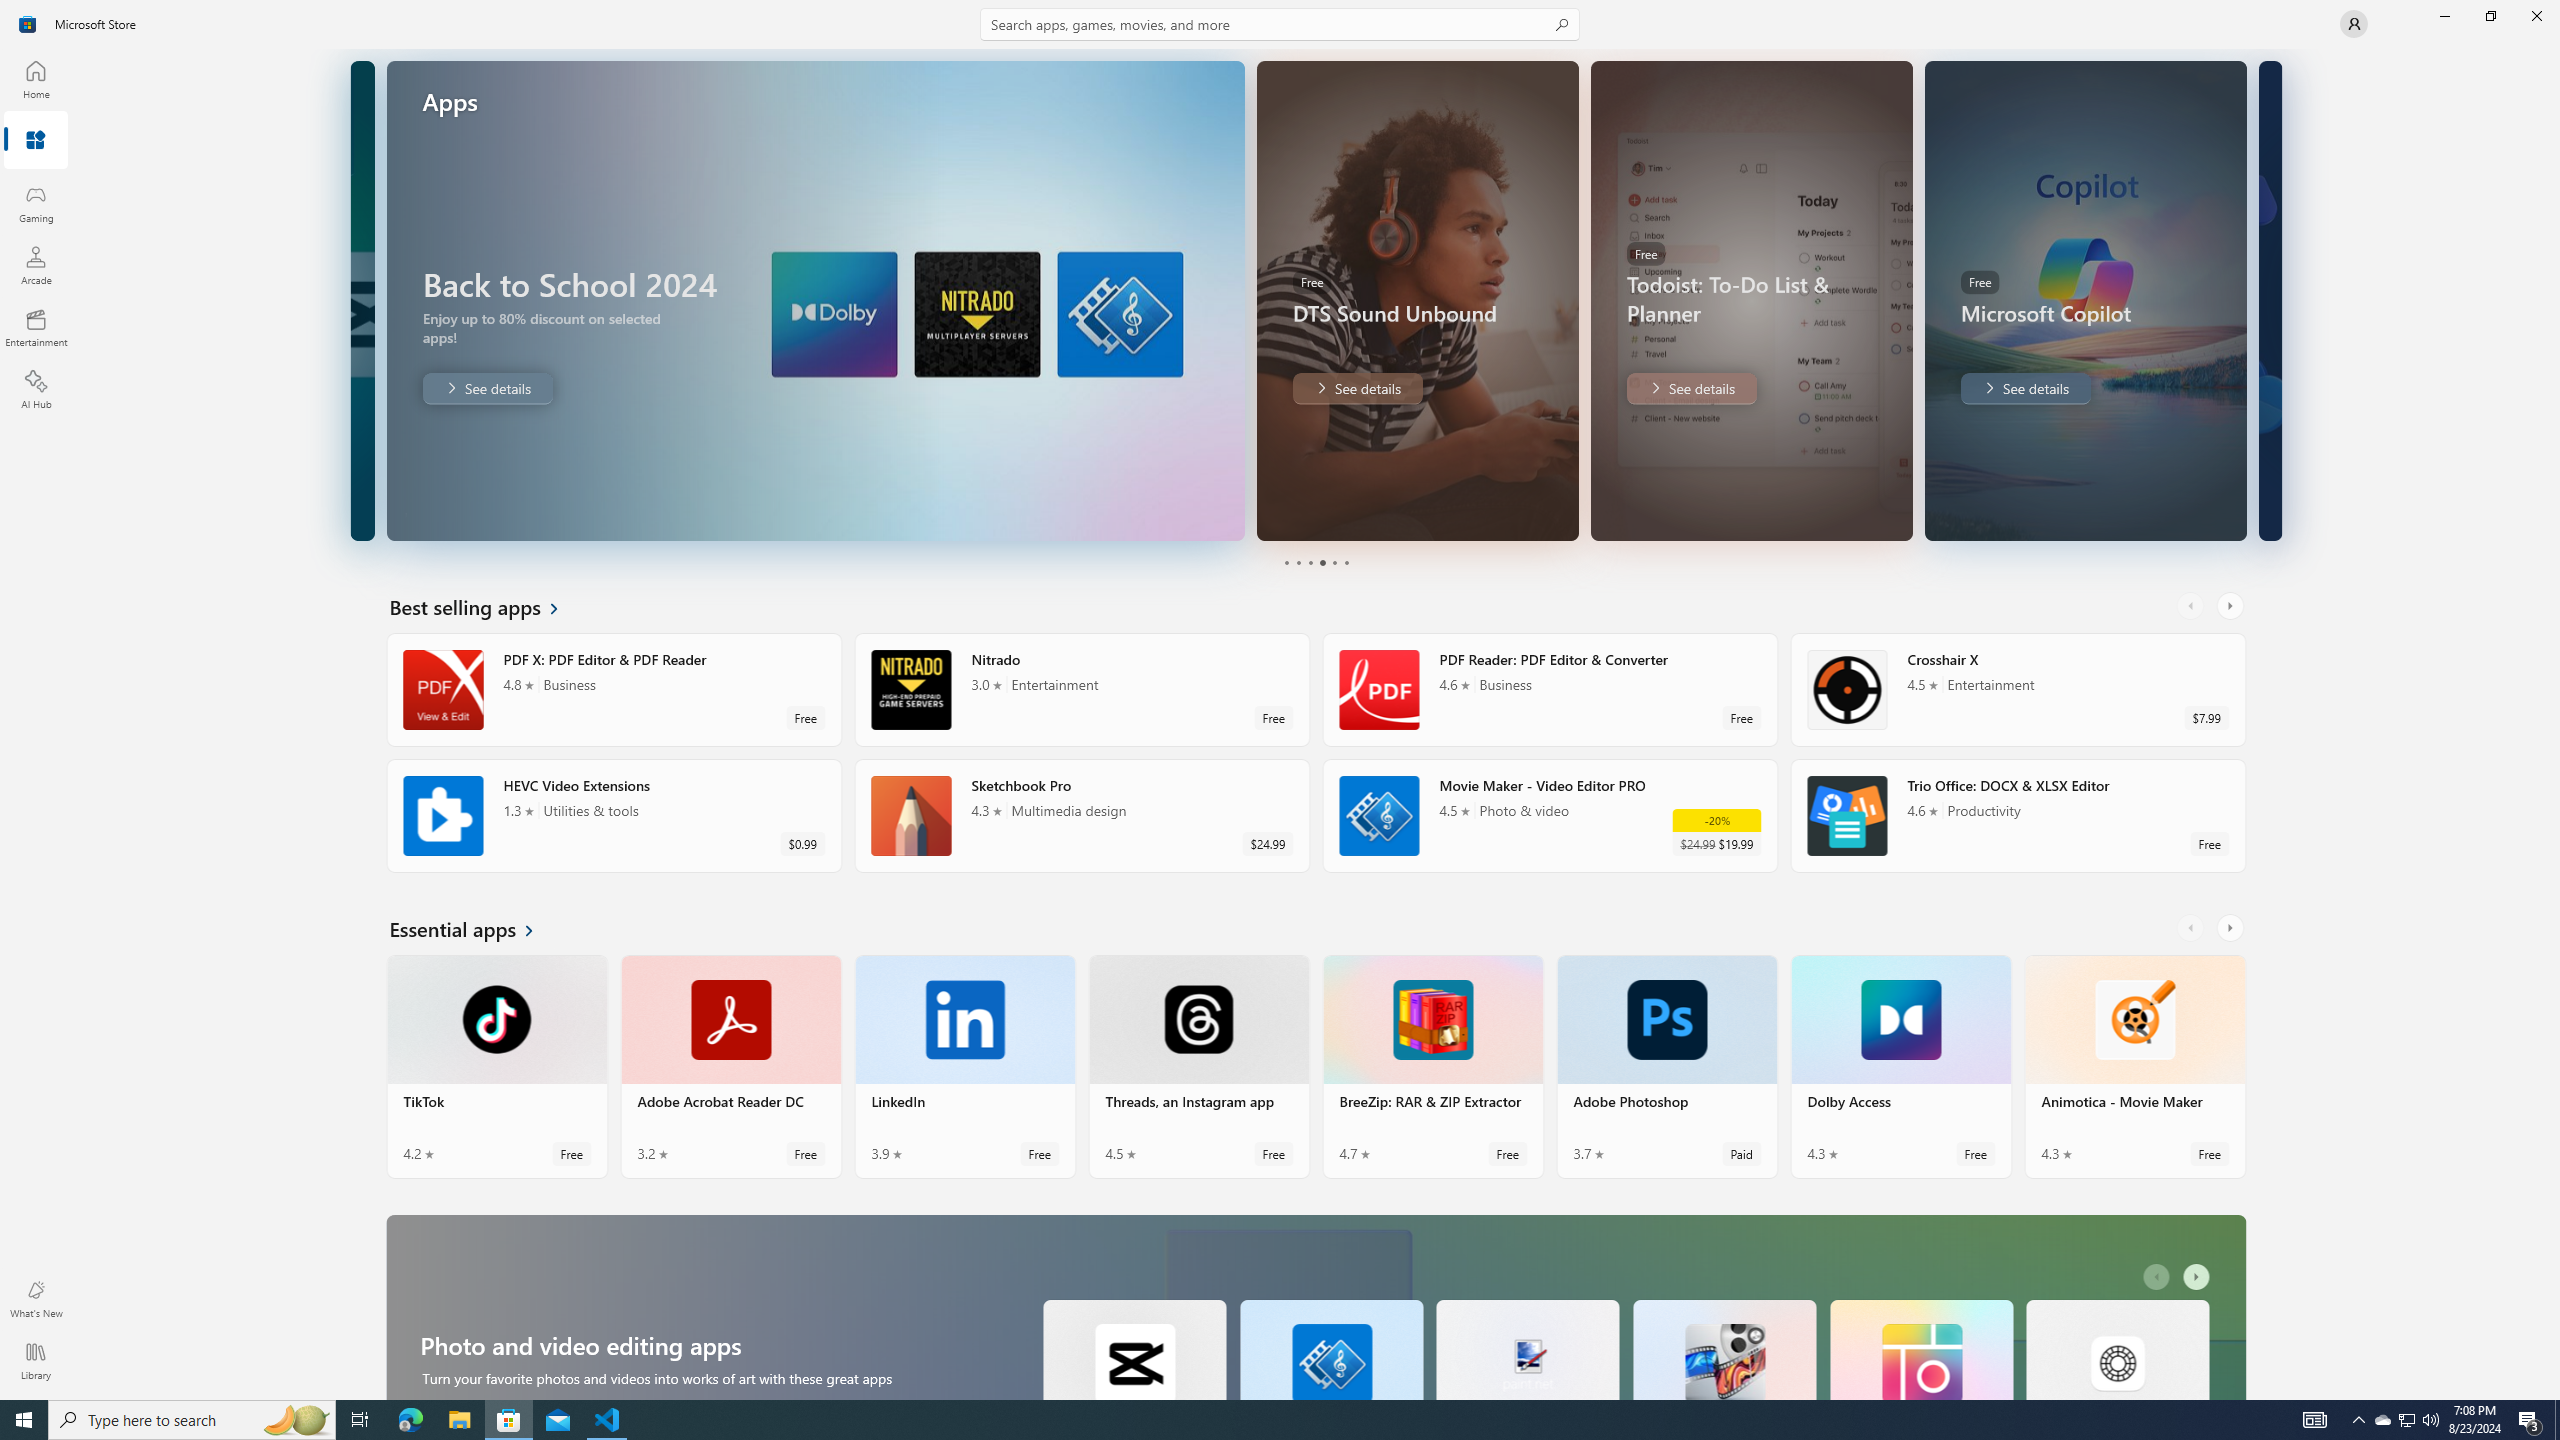  I want to click on 'Pic Collage. Average rating of 4.8 out of five stars. Free  ', so click(1920, 1348).